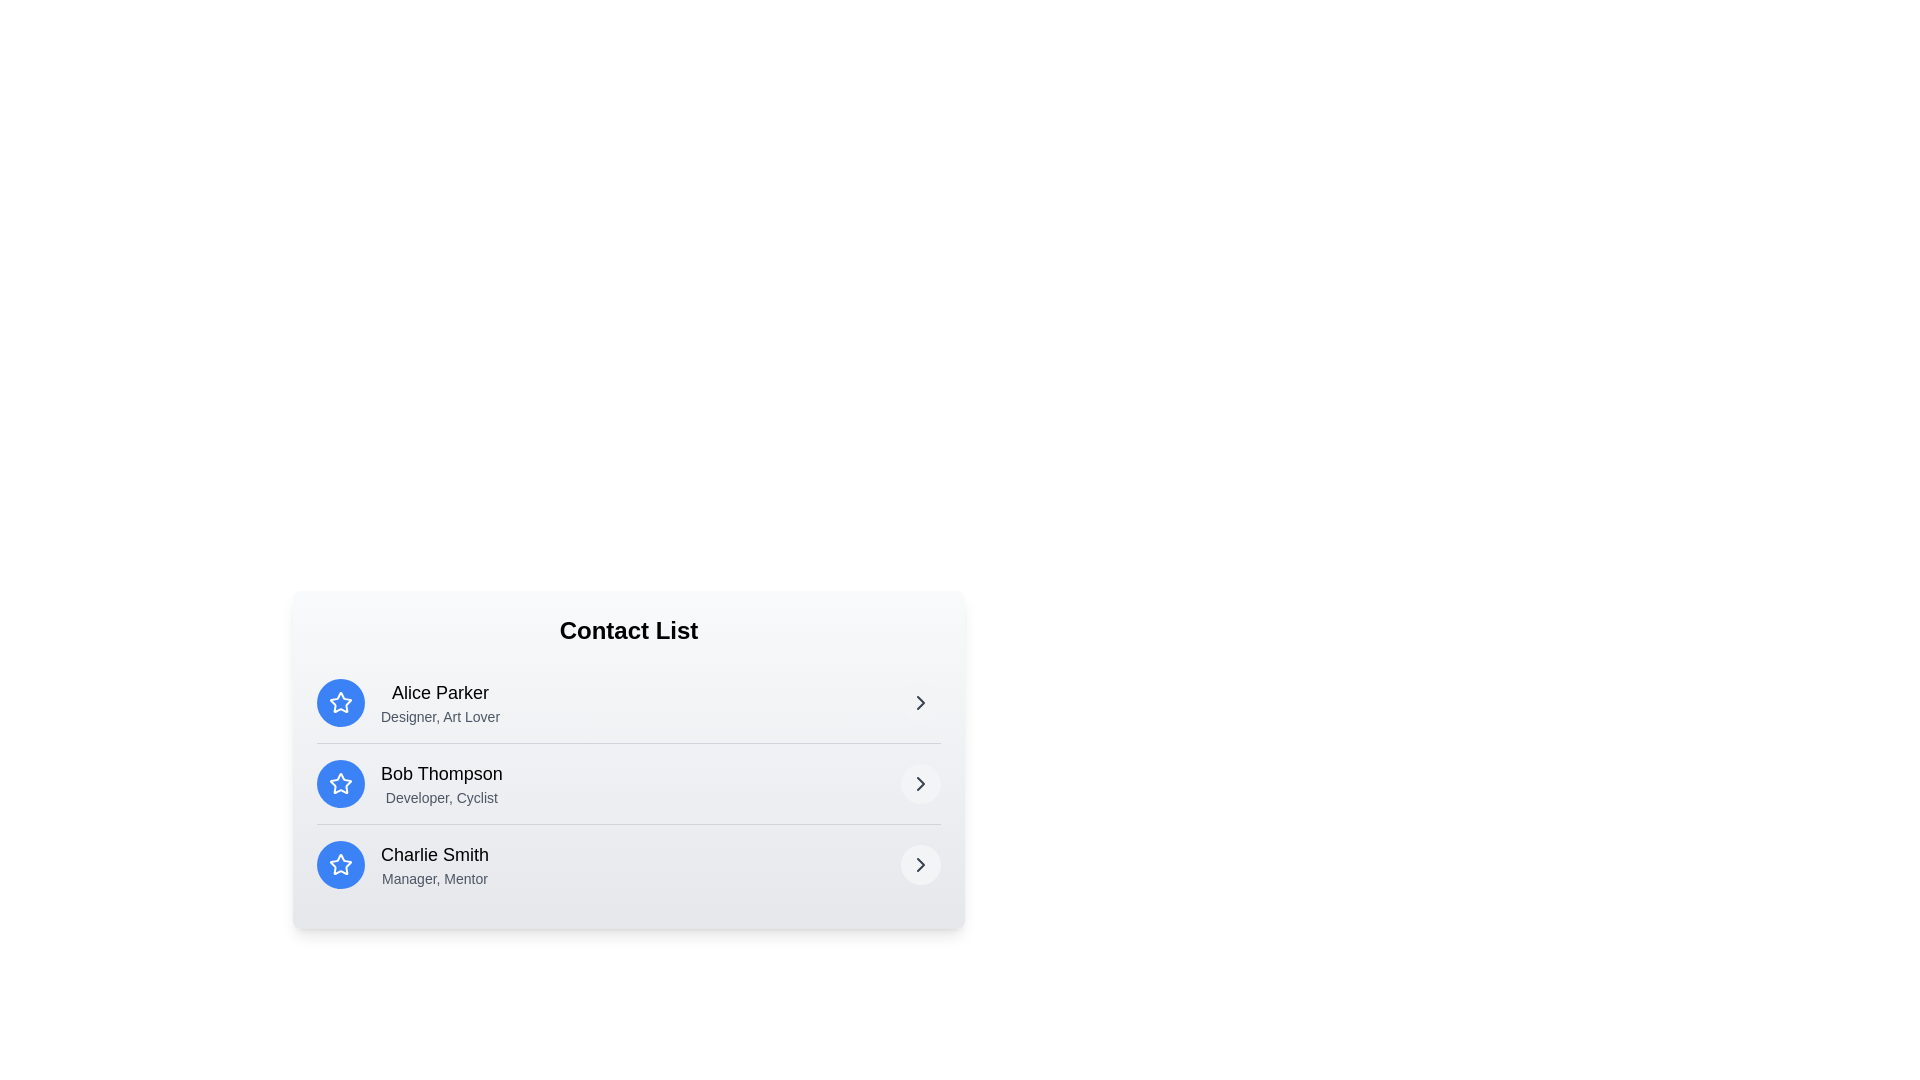 Image resolution: width=1920 pixels, height=1080 pixels. Describe the element at coordinates (920, 863) in the screenshot. I see `the right arrow button for the contact Charlie Smith` at that location.